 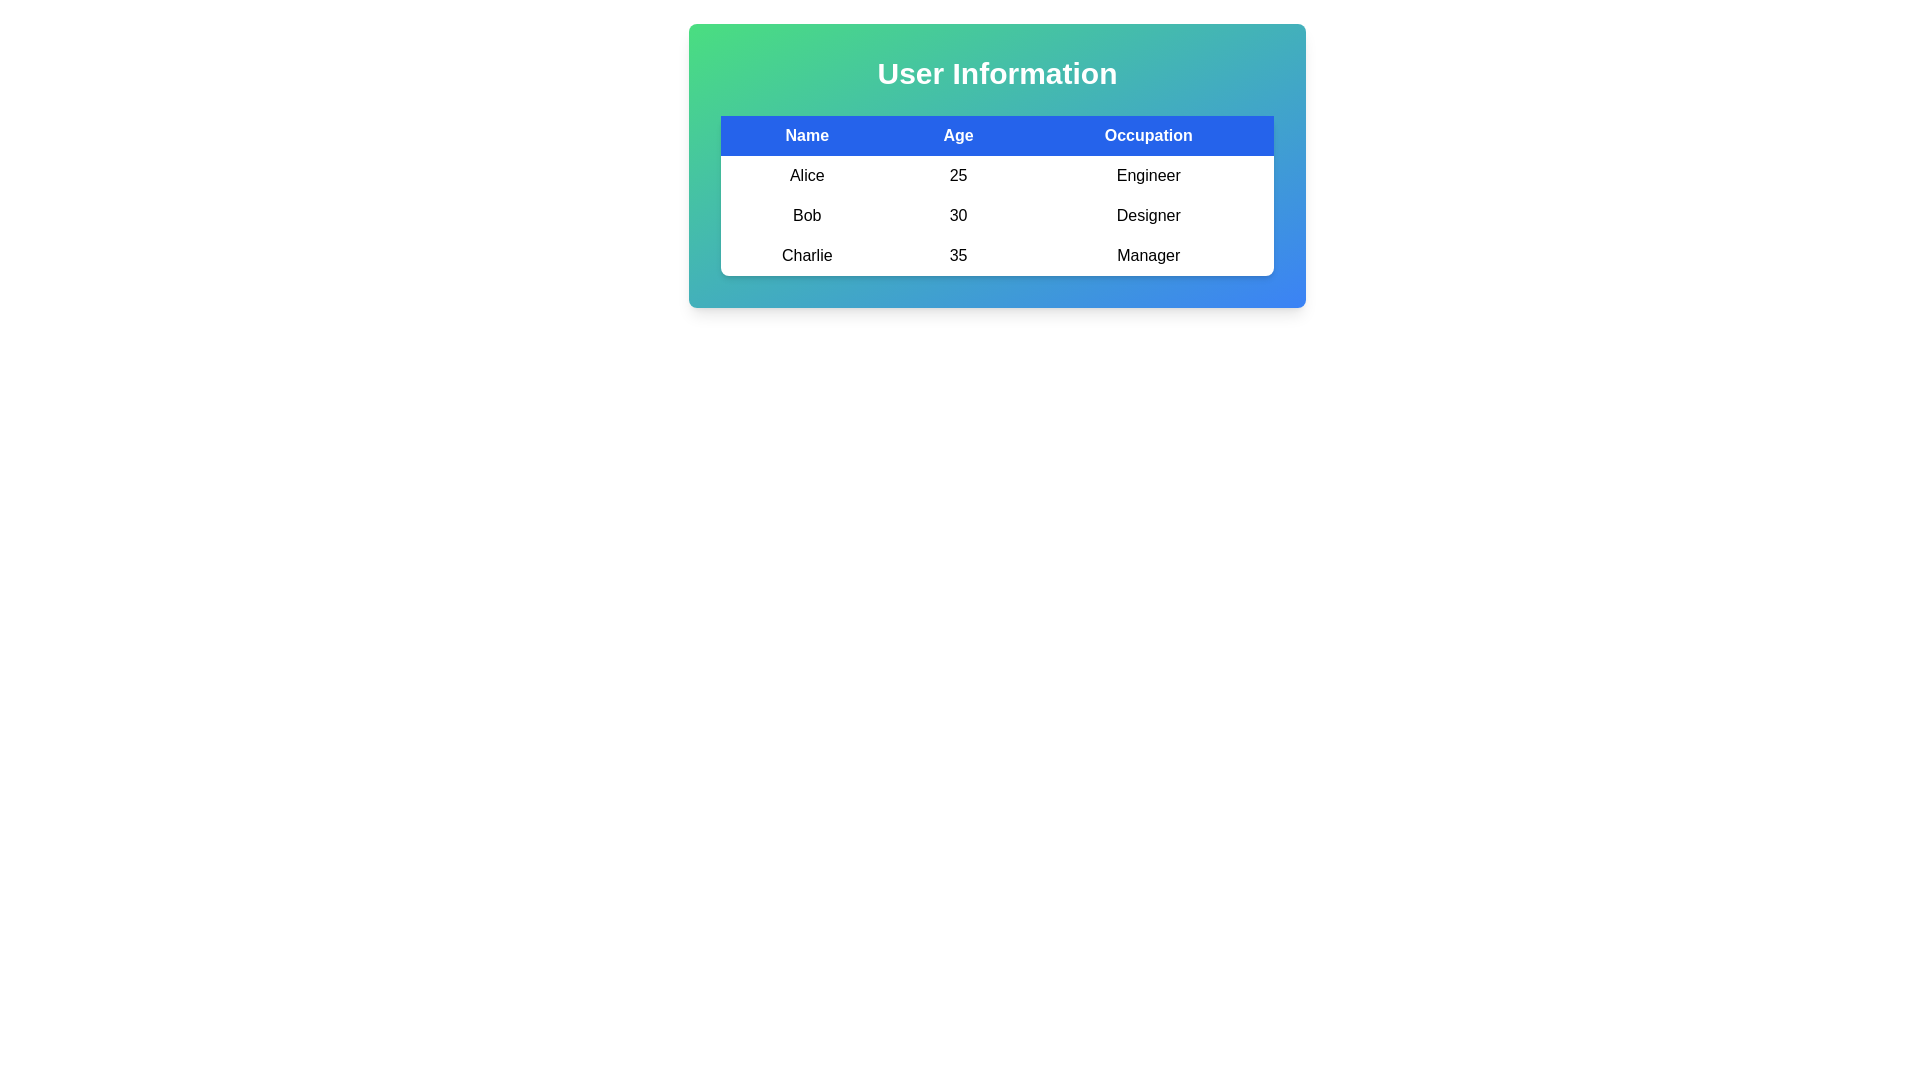 I want to click on text contained in the header labeled 'Age', which is styled with a white font on a blue background and is located in the second column of a structured table layout, so click(x=957, y=135).